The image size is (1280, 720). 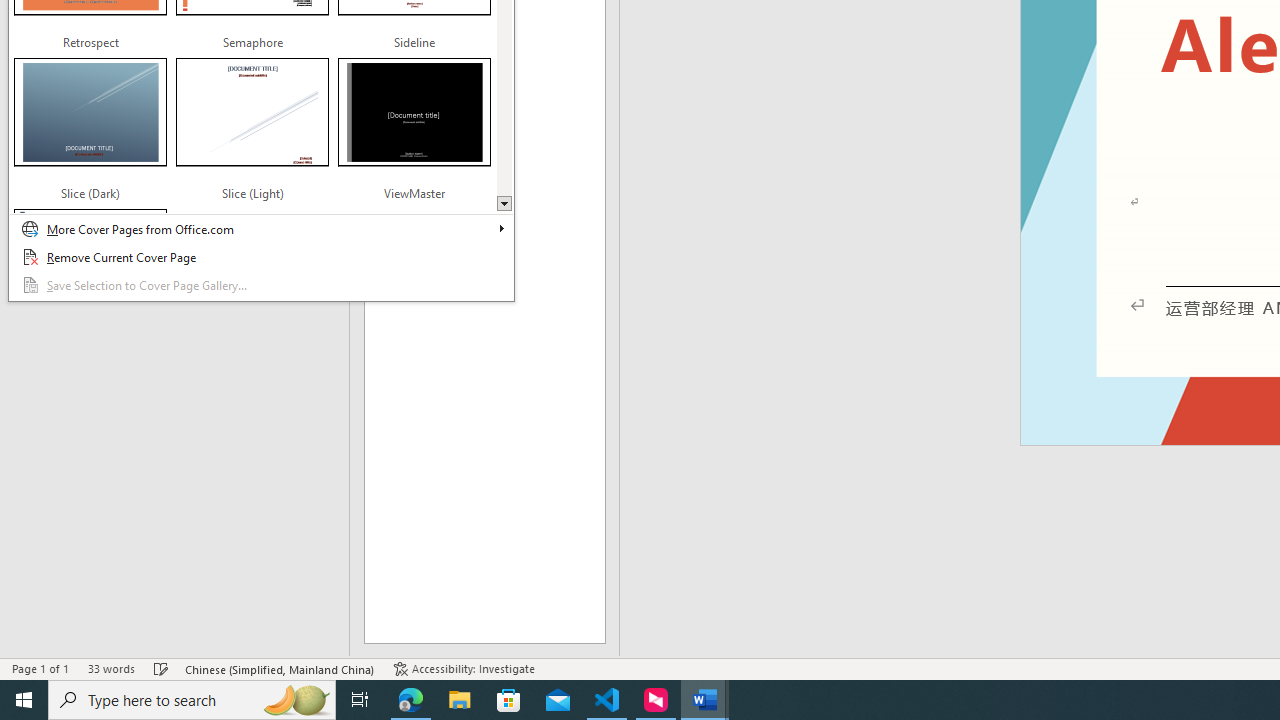 I want to click on 'Language Chinese (Simplified, Mainland China)', so click(x=279, y=669).